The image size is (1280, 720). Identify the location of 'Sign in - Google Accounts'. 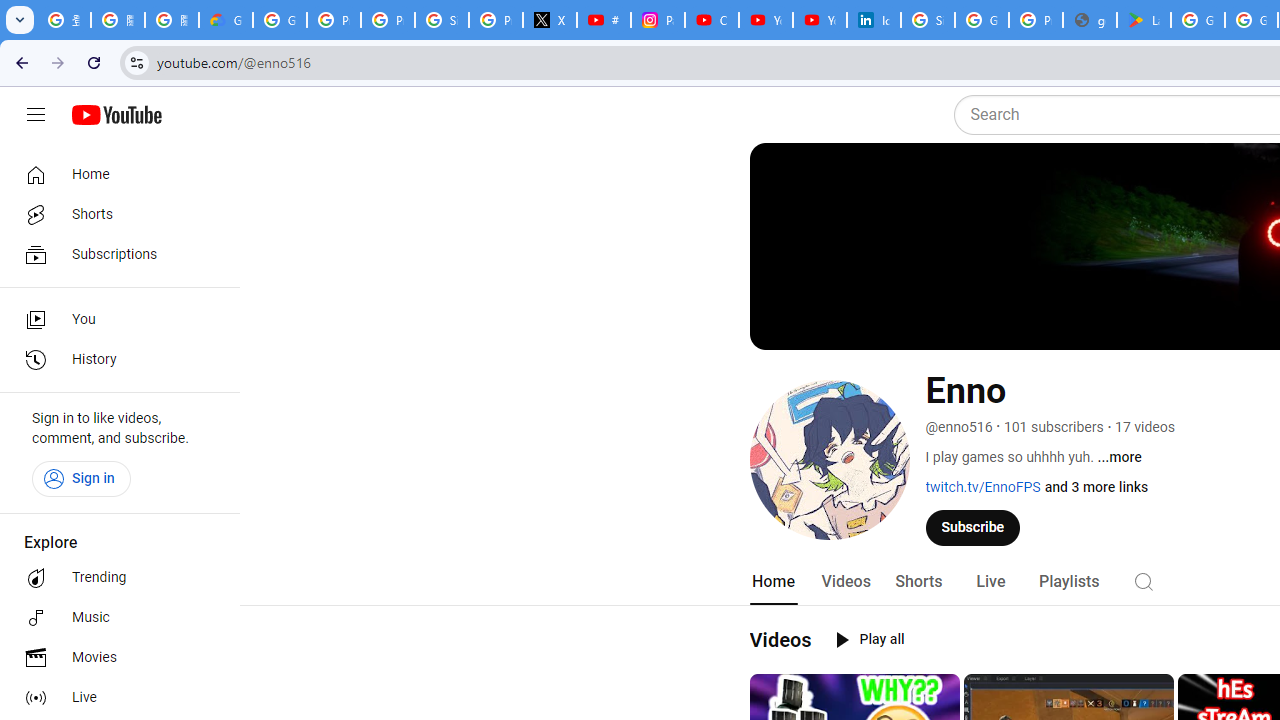
(927, 20).